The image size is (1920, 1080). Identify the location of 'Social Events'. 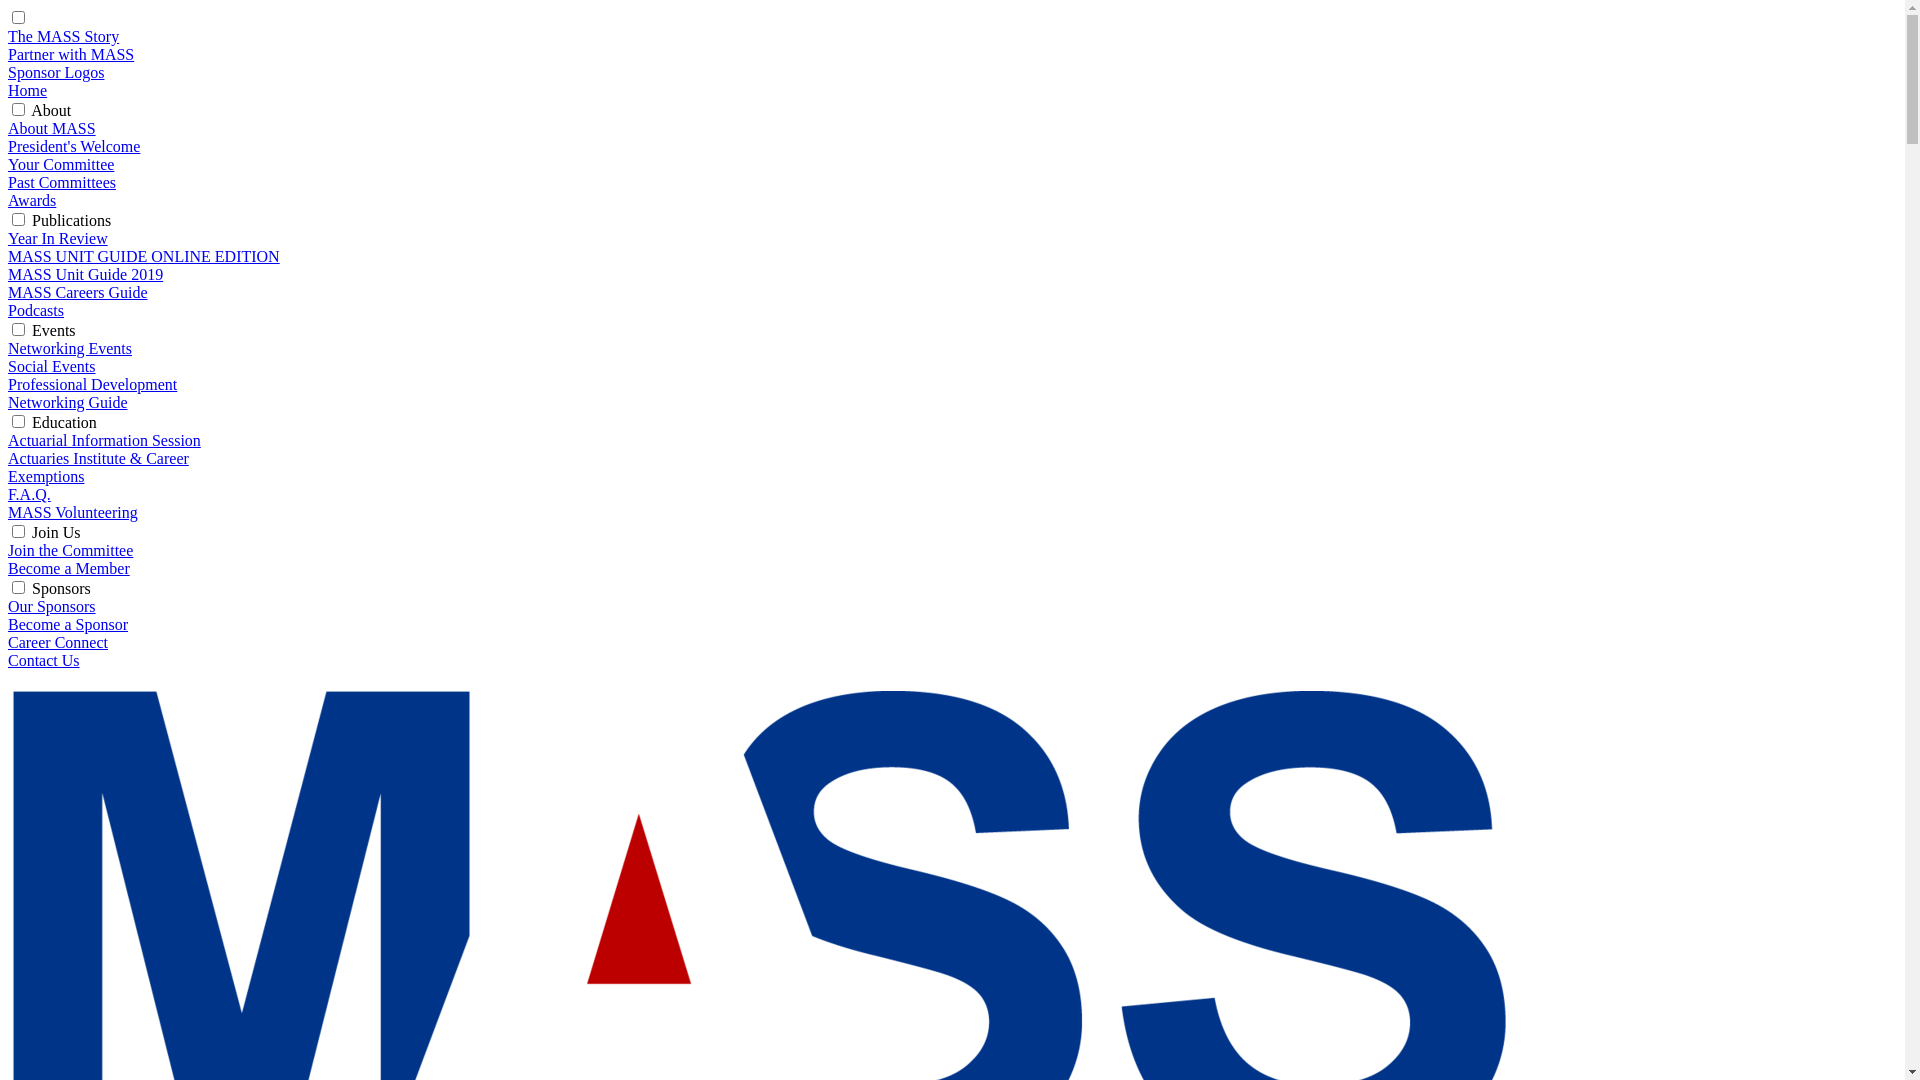
(52, 366).